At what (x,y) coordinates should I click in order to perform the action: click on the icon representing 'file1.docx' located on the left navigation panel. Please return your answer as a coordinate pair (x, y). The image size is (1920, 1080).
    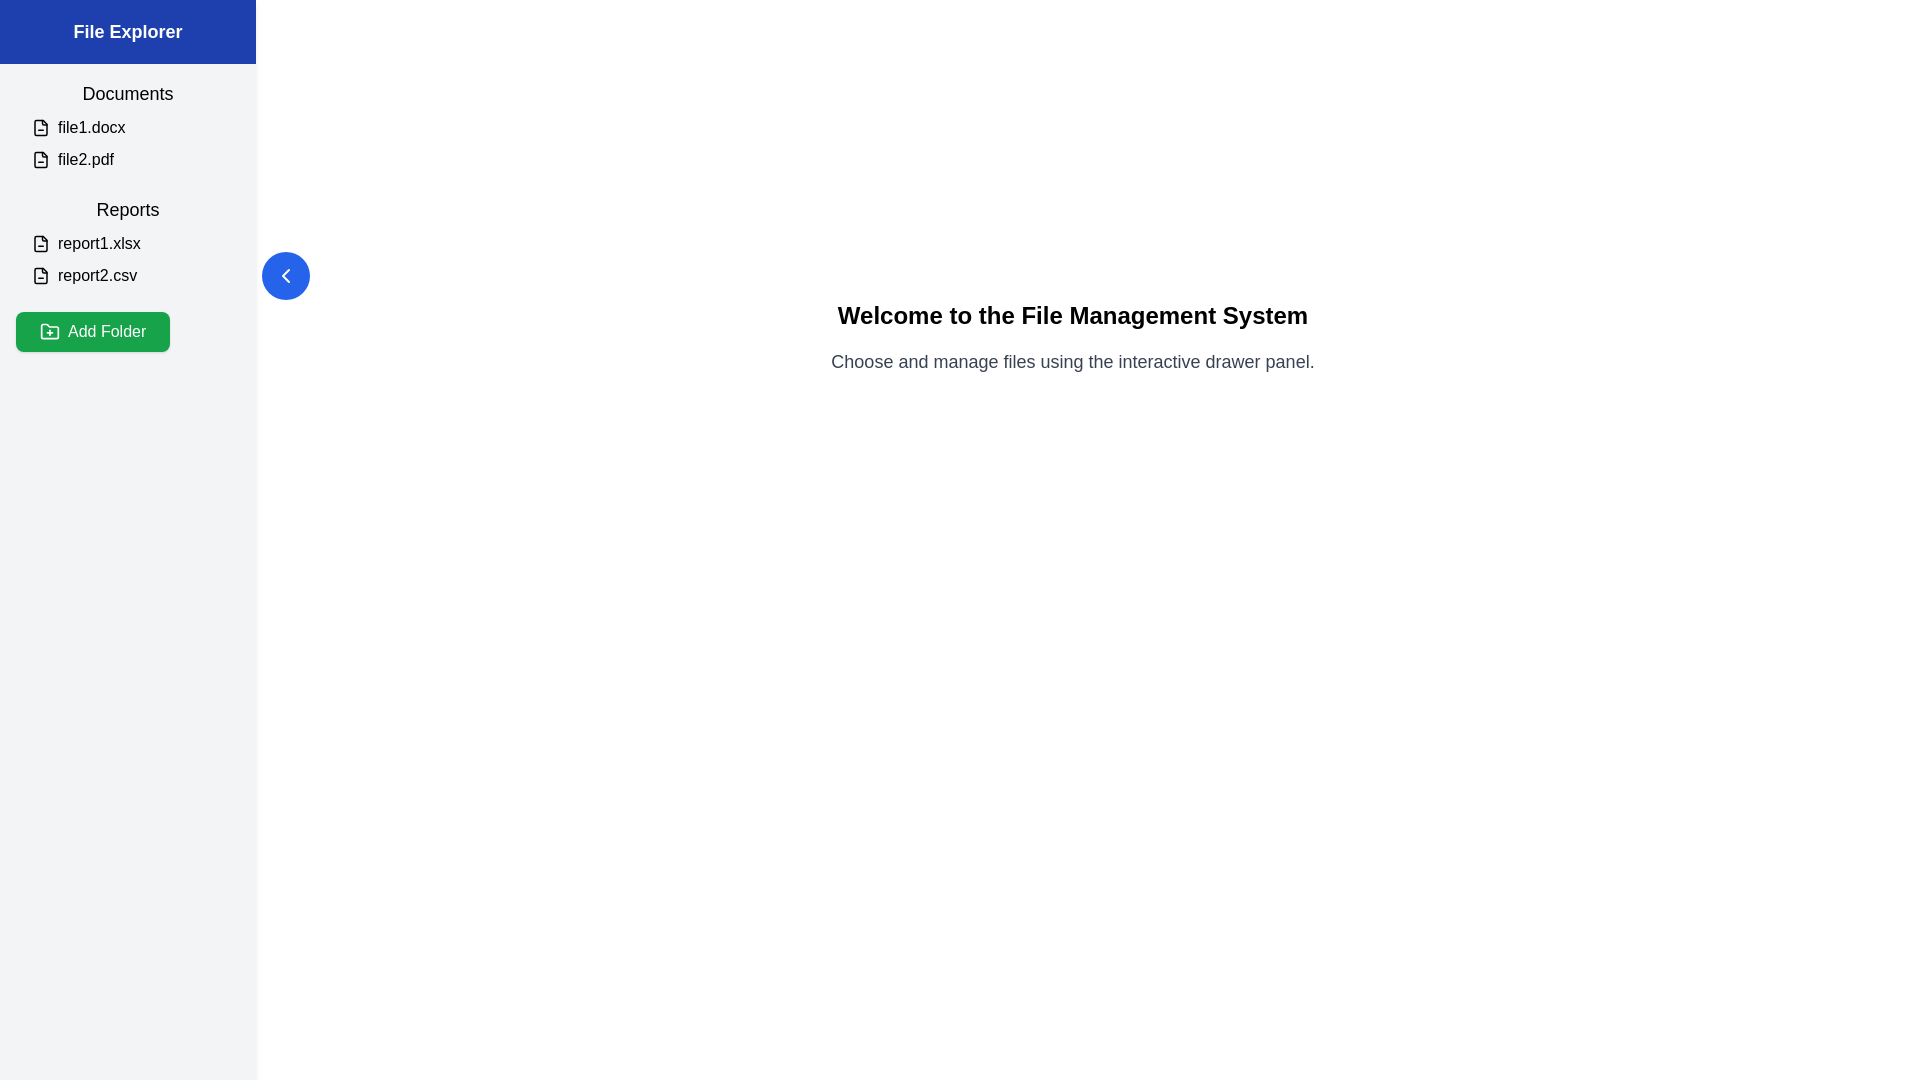
    Looking at the image, I should click on (41, 127).